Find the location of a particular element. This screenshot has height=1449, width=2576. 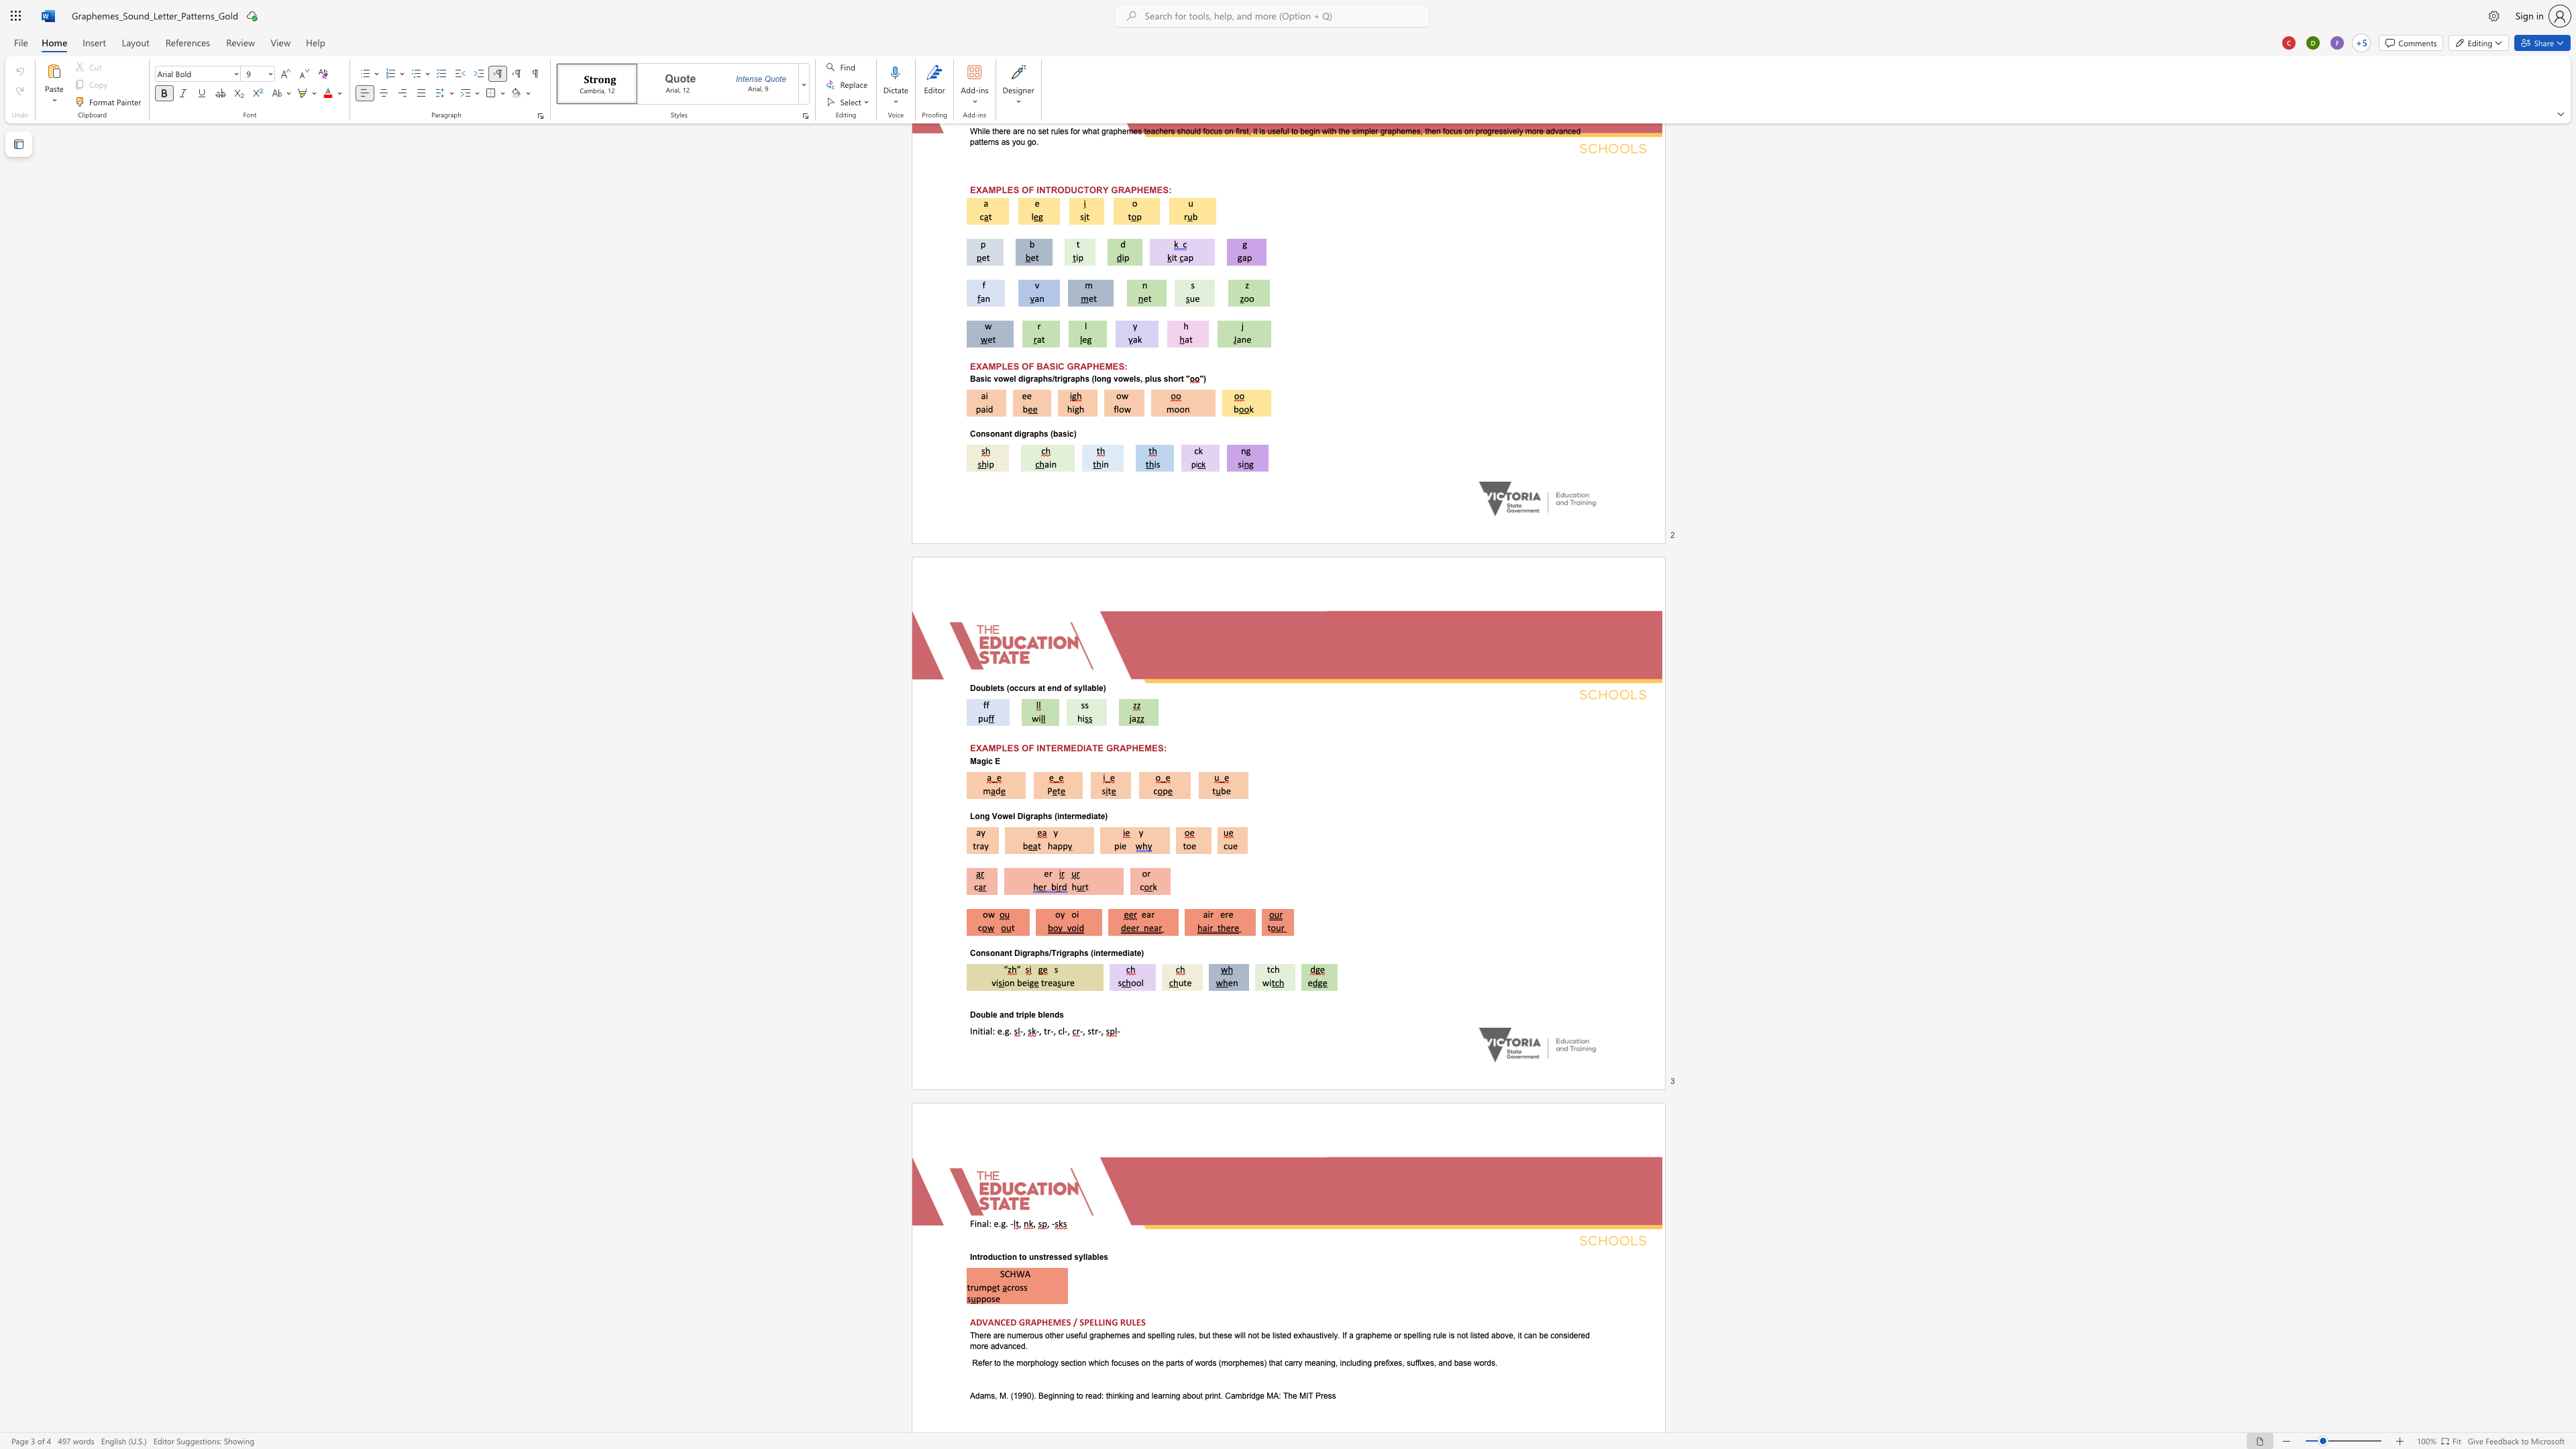

the 2th character "e" in the text is located at coordinates (1231, 914).